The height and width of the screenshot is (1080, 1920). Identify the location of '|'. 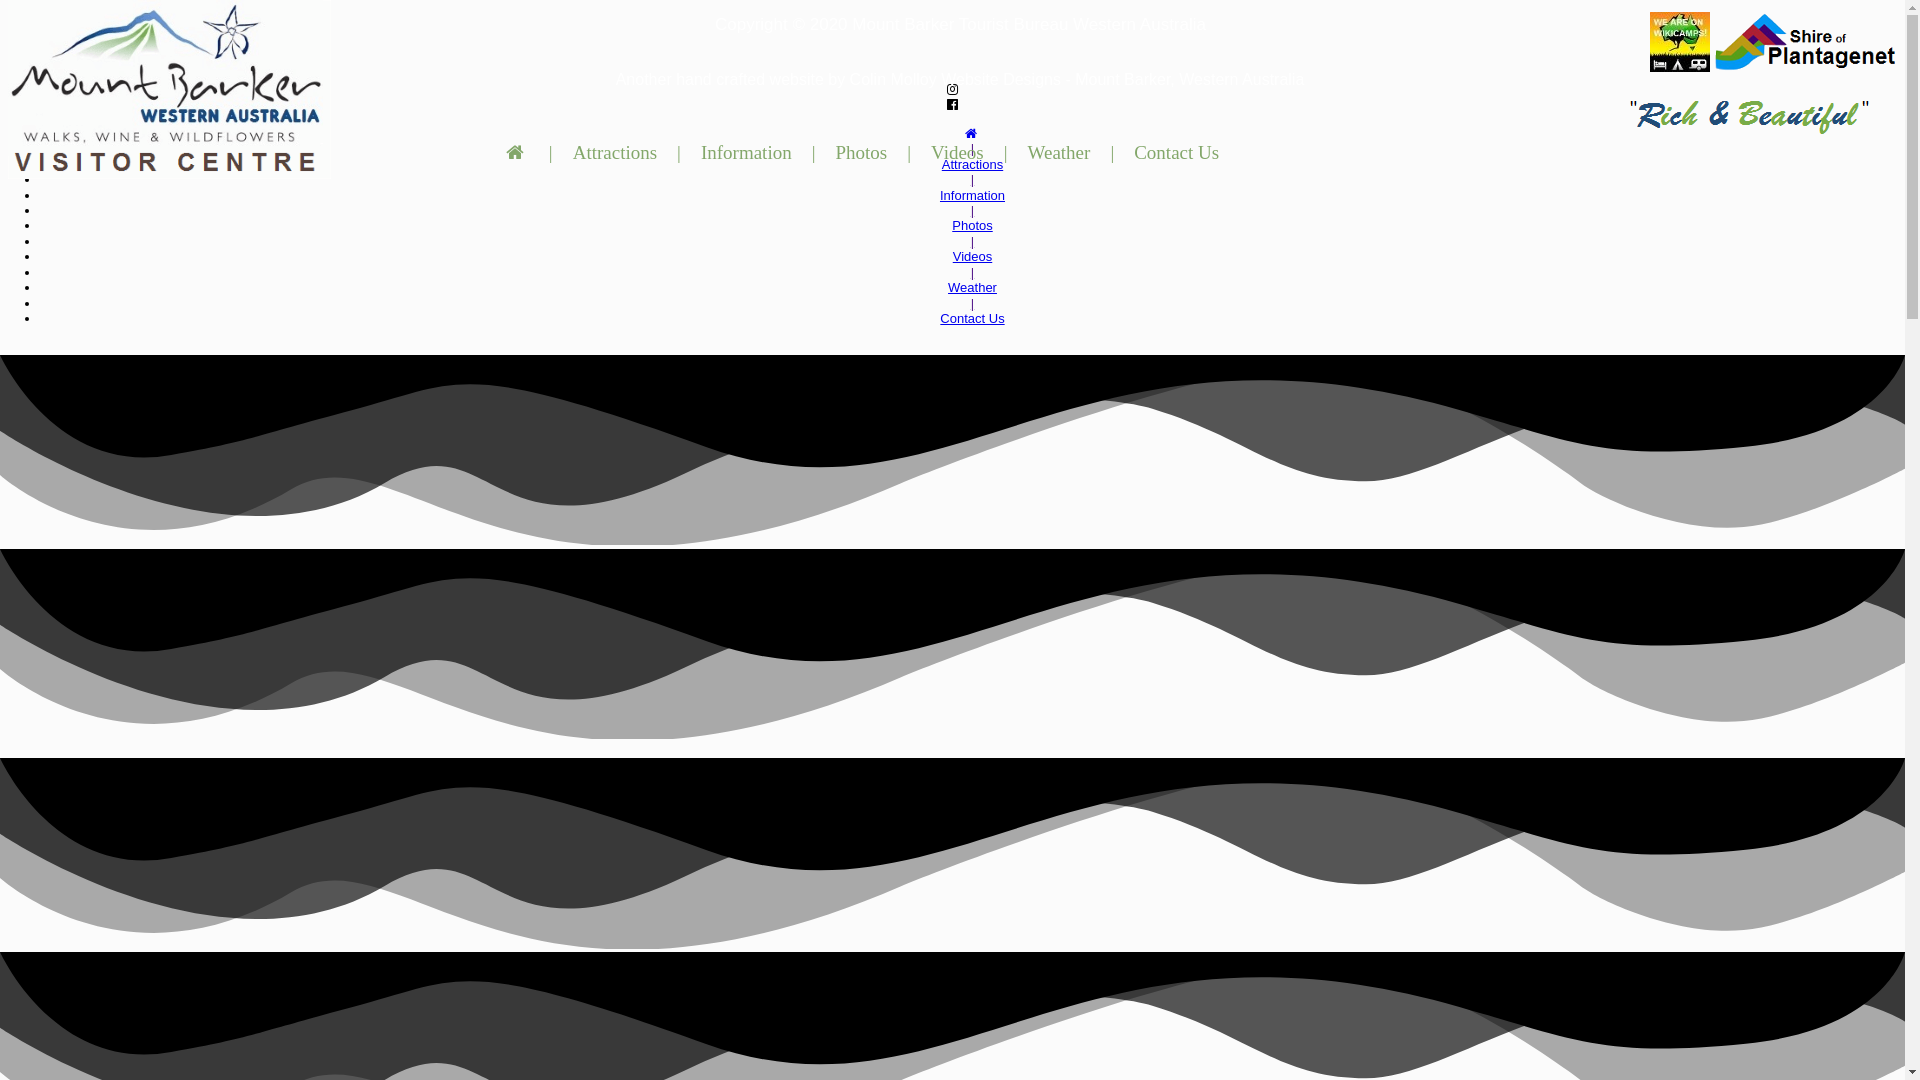
(814, 152).